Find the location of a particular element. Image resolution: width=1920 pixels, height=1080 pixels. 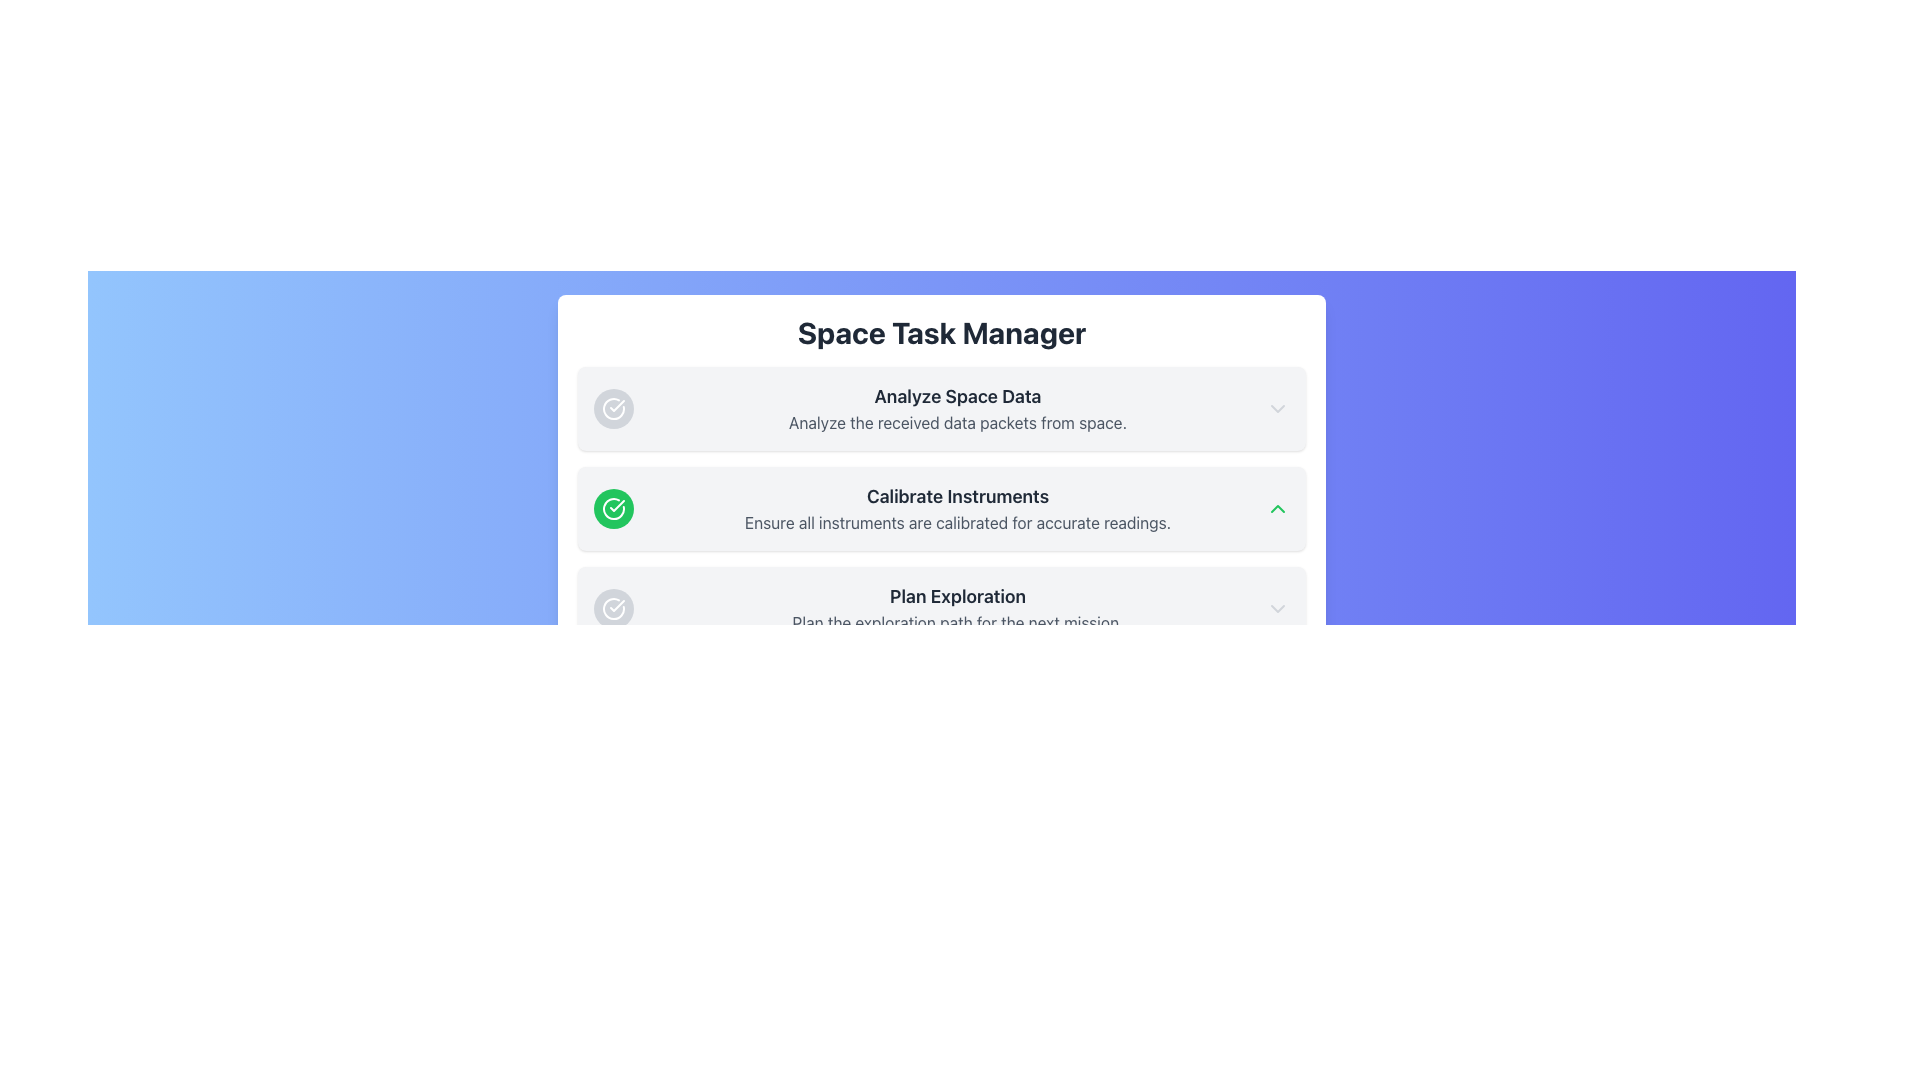

the circular status indicator icon with a light gray background and a white checkmark, located to the left of the 'Analyze Space Data' title text is located at coordinates (613, 407).